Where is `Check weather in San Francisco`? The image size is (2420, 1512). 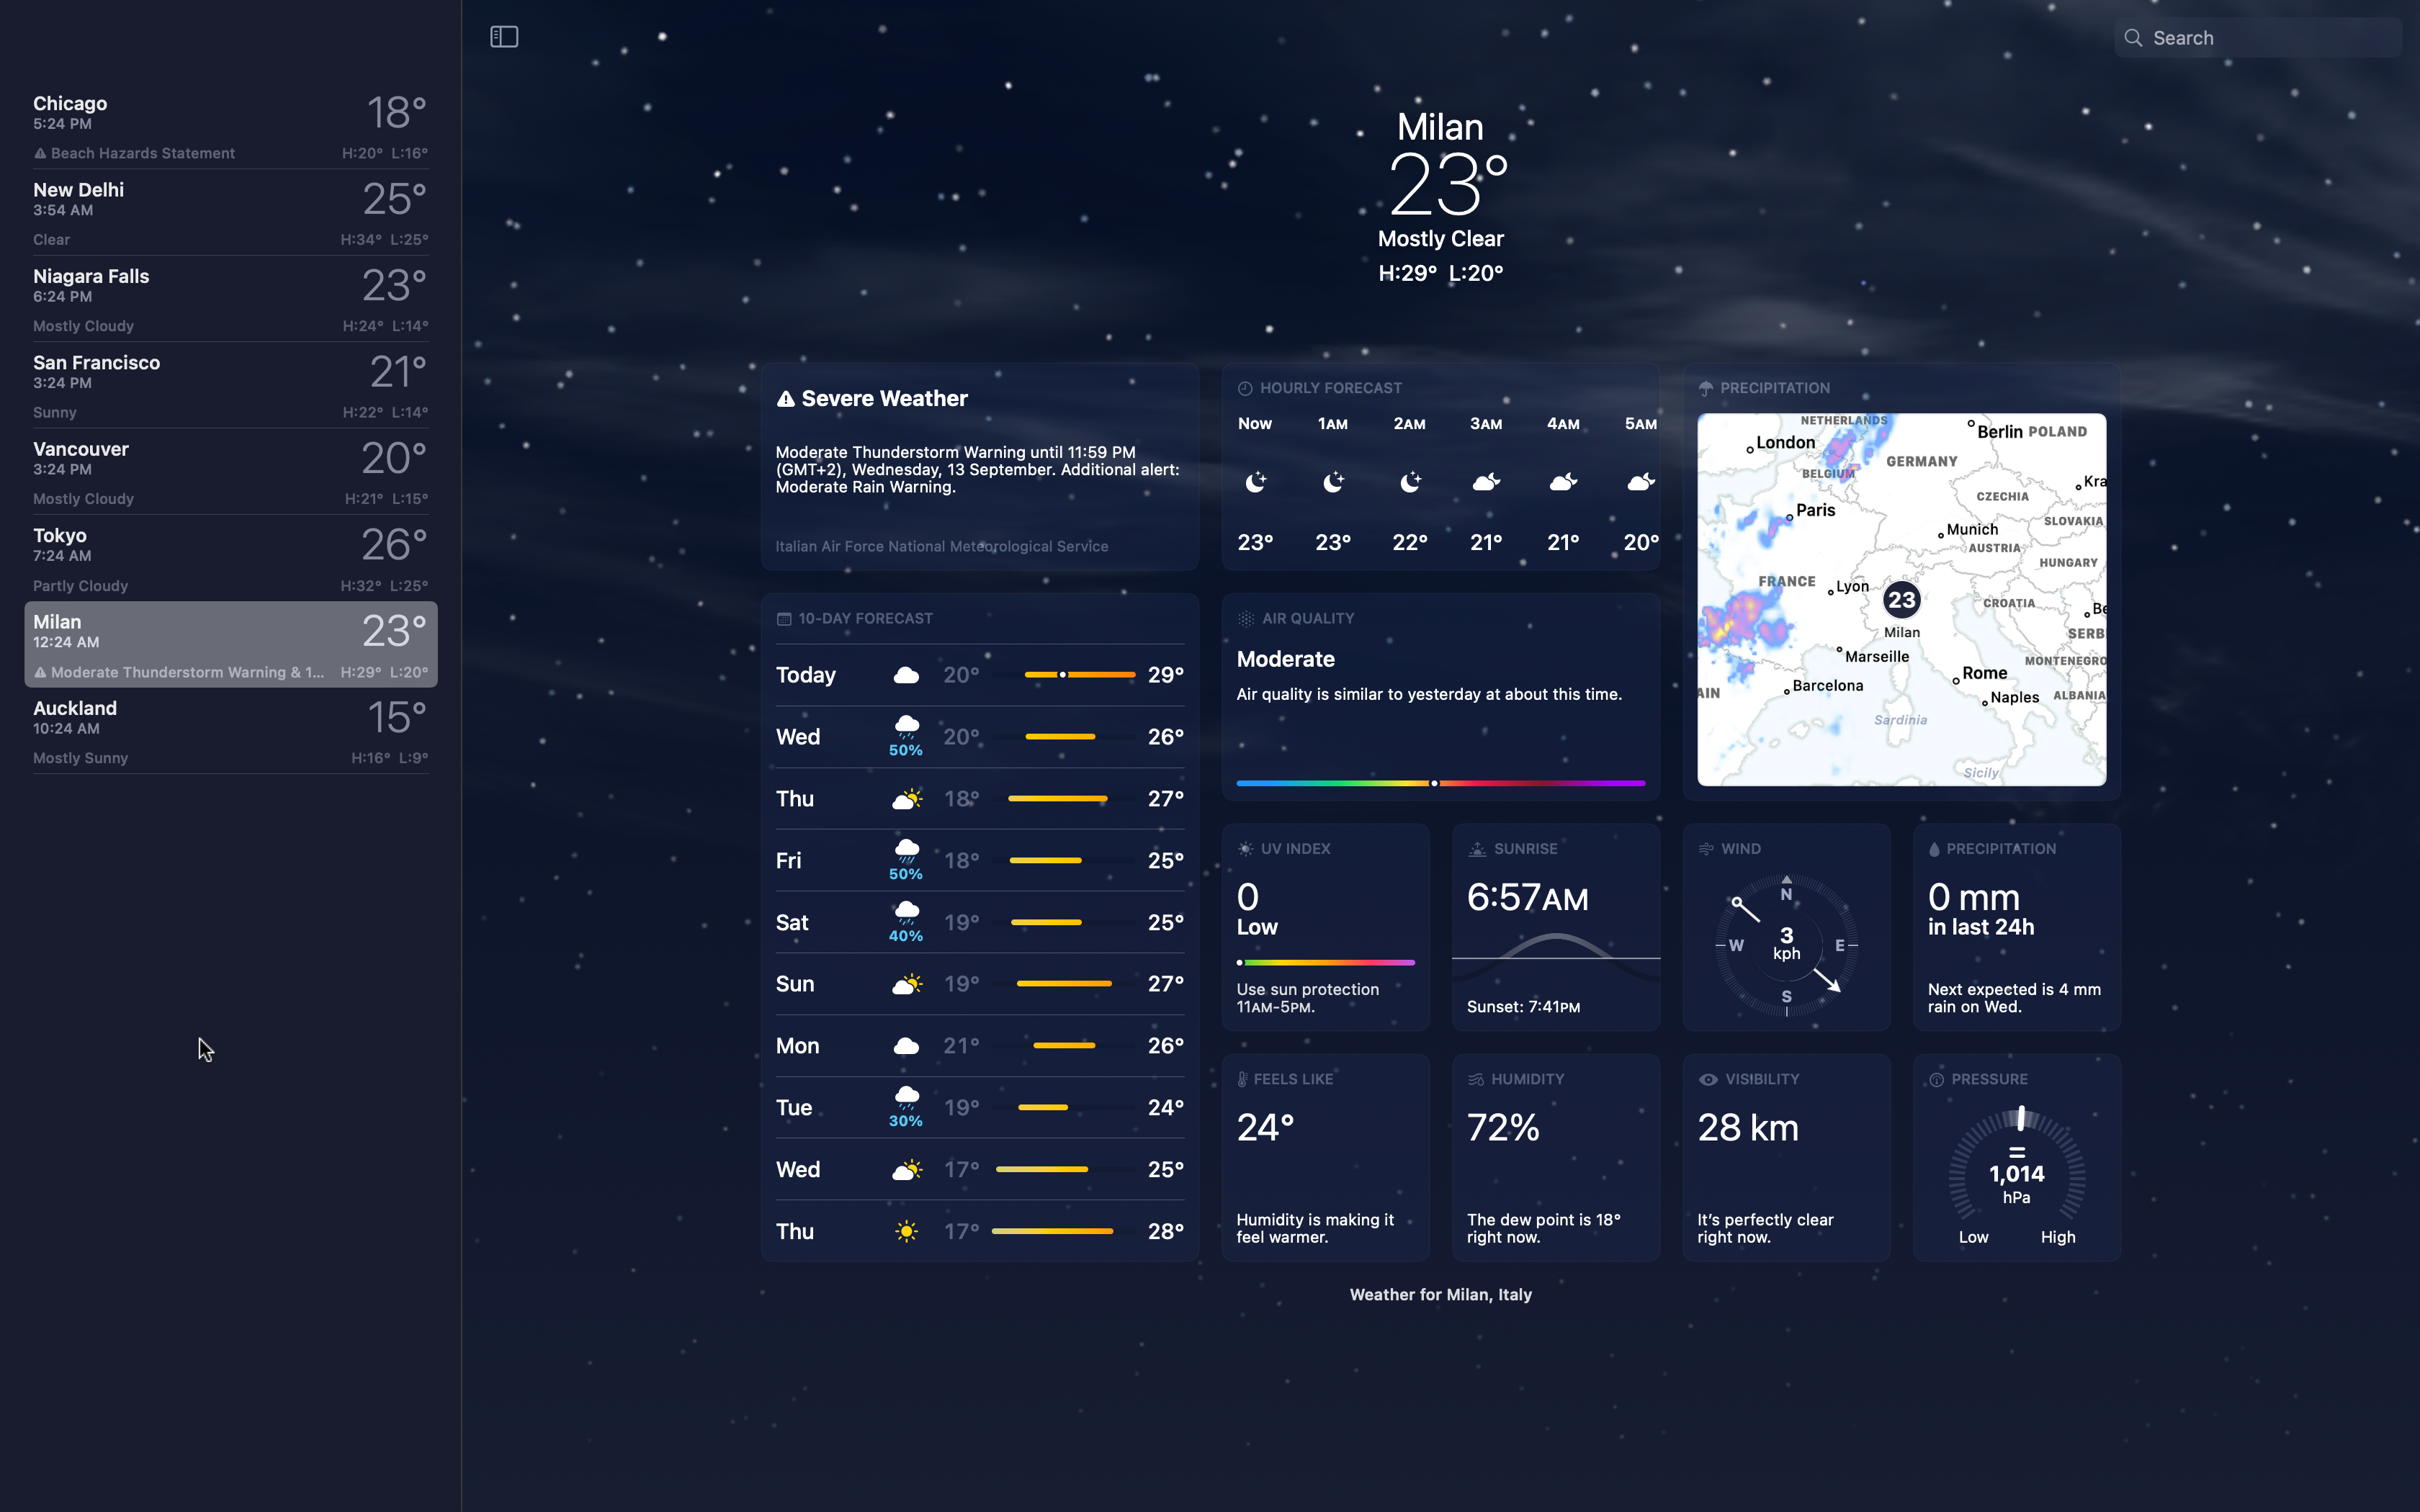 Check weather in San Francisco is located at coordinates (226, 382).